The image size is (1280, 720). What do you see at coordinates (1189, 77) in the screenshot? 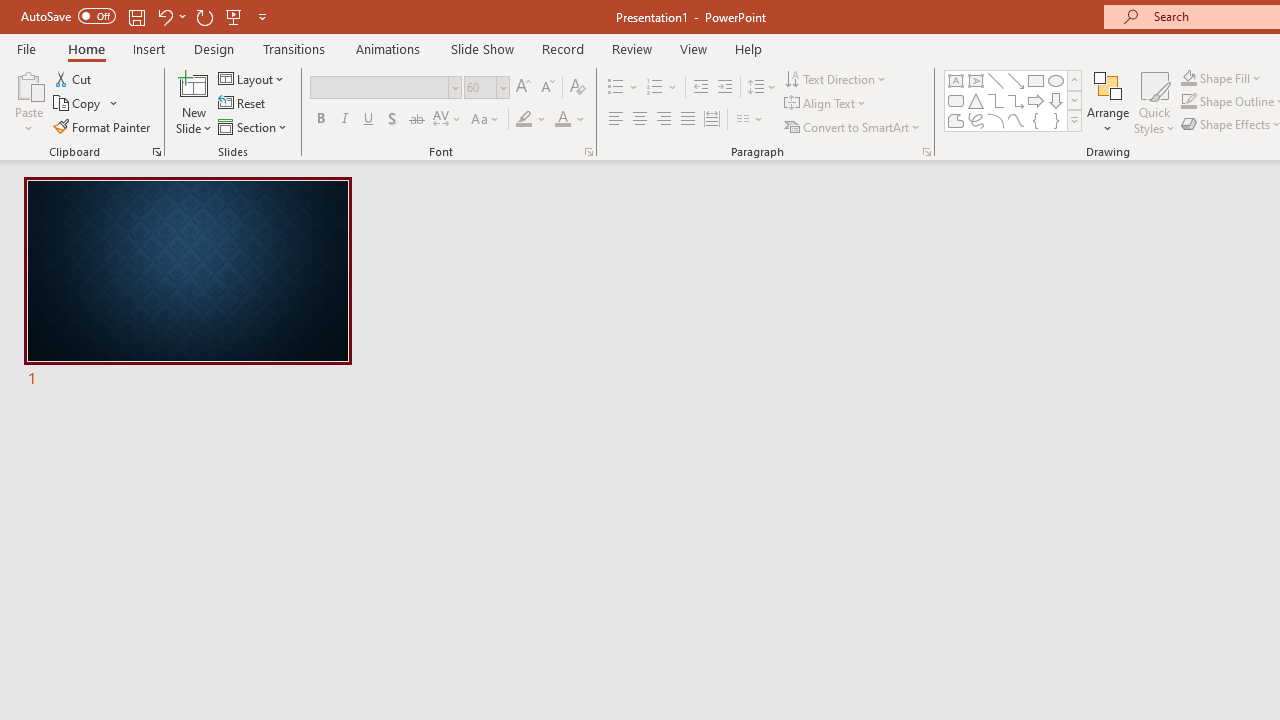
I see `'Shape Fill Orange, Accent 2'` at bounding box center [1189, 77].